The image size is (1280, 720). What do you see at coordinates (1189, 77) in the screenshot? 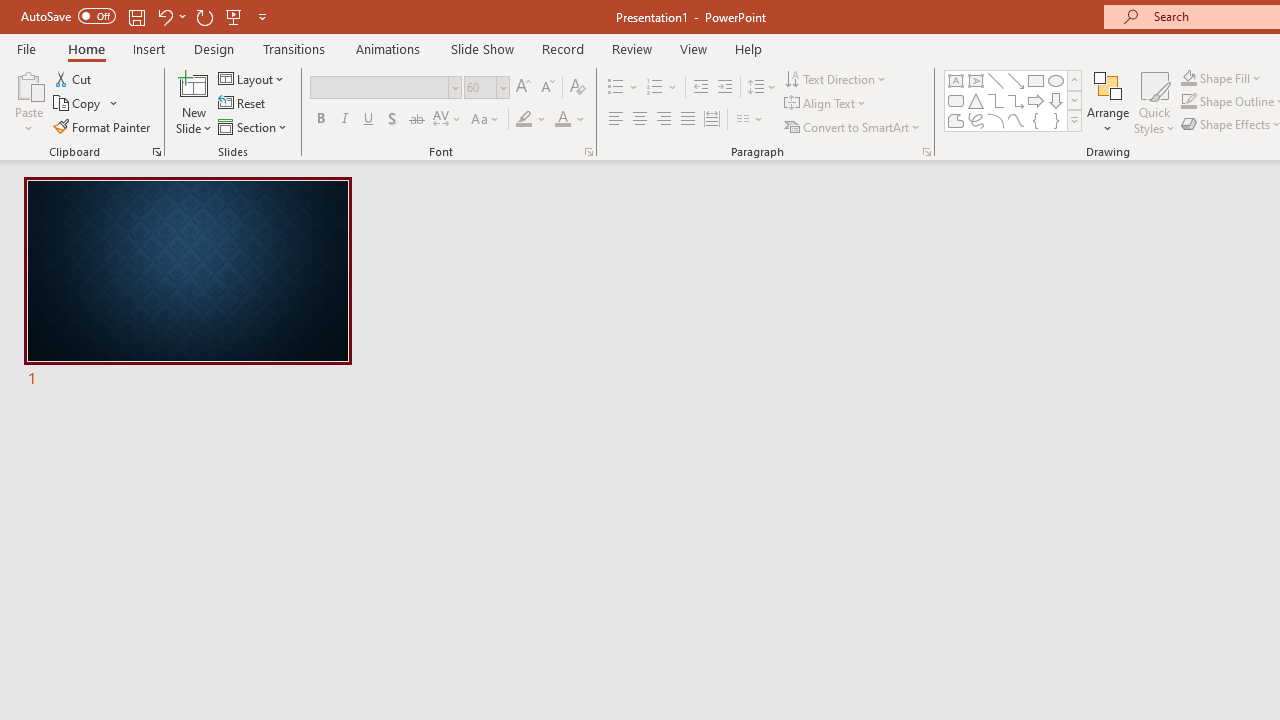
I see `'Shape Fill Orange, Accent 2'` at bounding box center [1189, 77].